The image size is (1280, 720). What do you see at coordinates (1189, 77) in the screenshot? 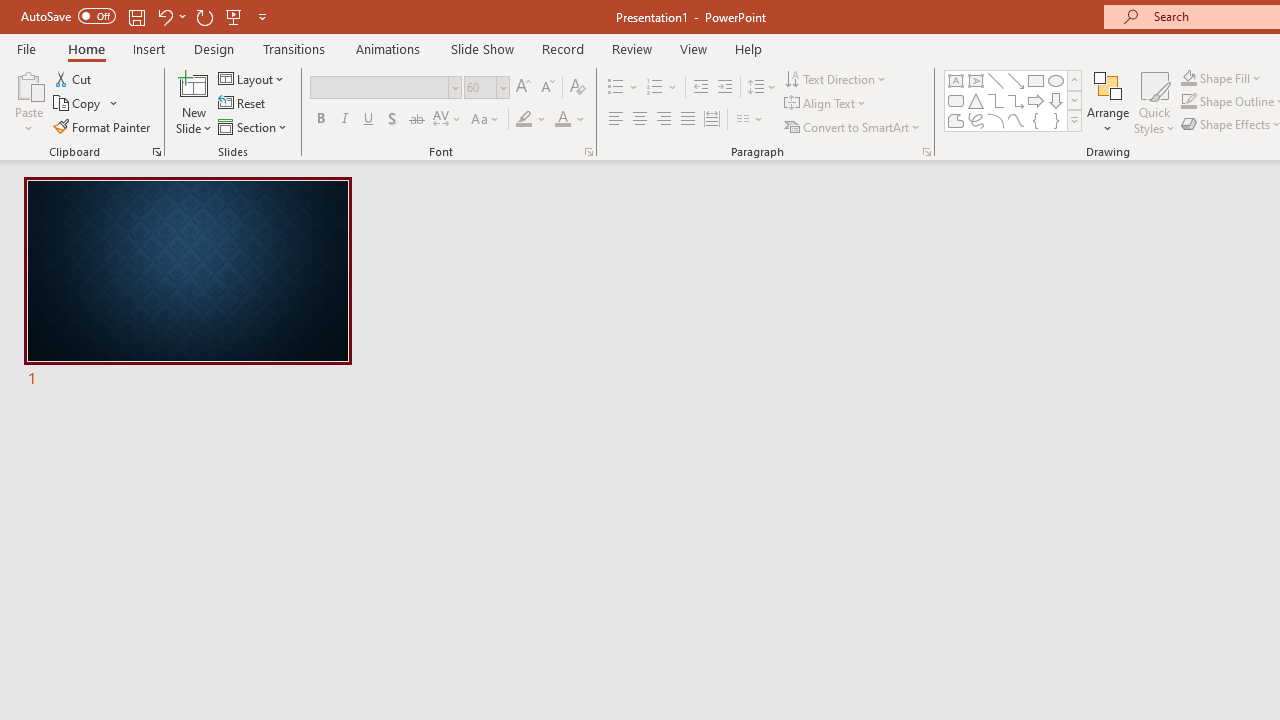
I see `'Shape Fill Orange, Accent 2'` at bounding box center [1189, 77].